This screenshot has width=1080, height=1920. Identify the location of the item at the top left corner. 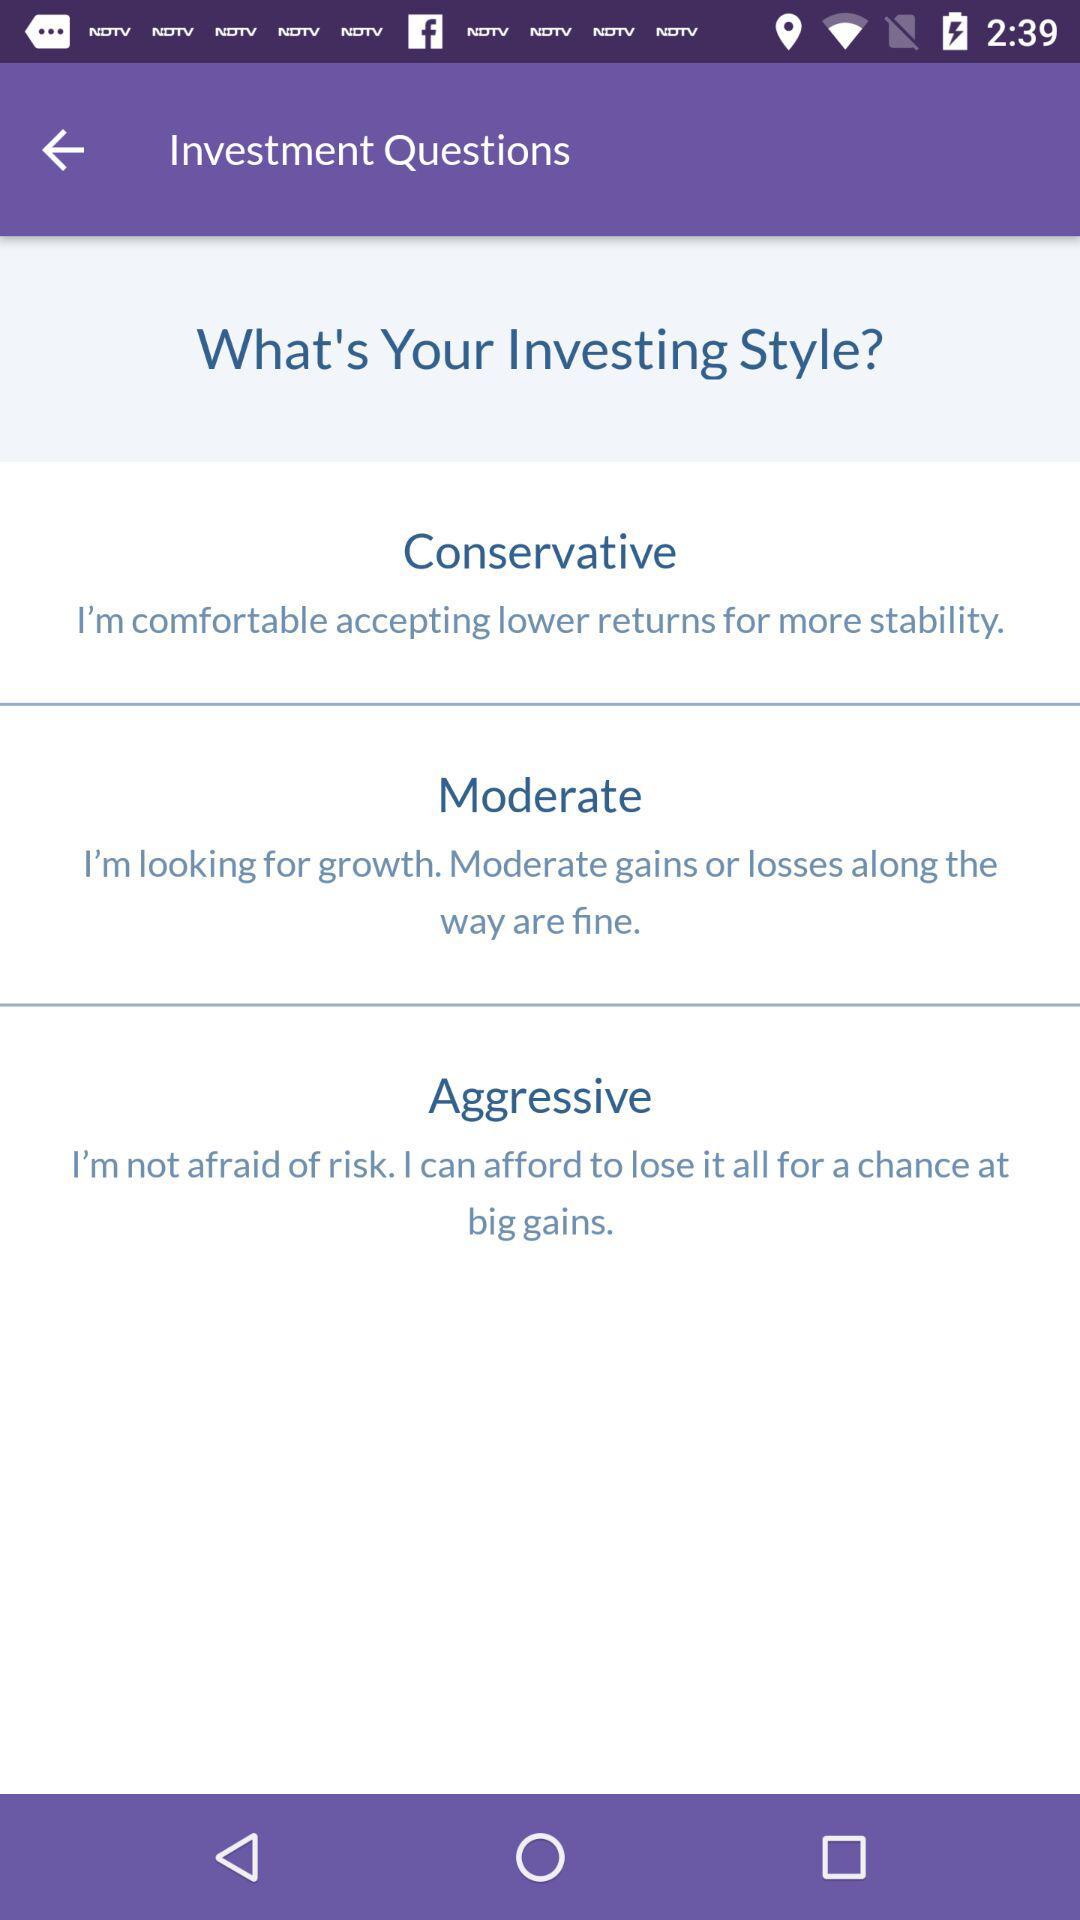
(61, 148).